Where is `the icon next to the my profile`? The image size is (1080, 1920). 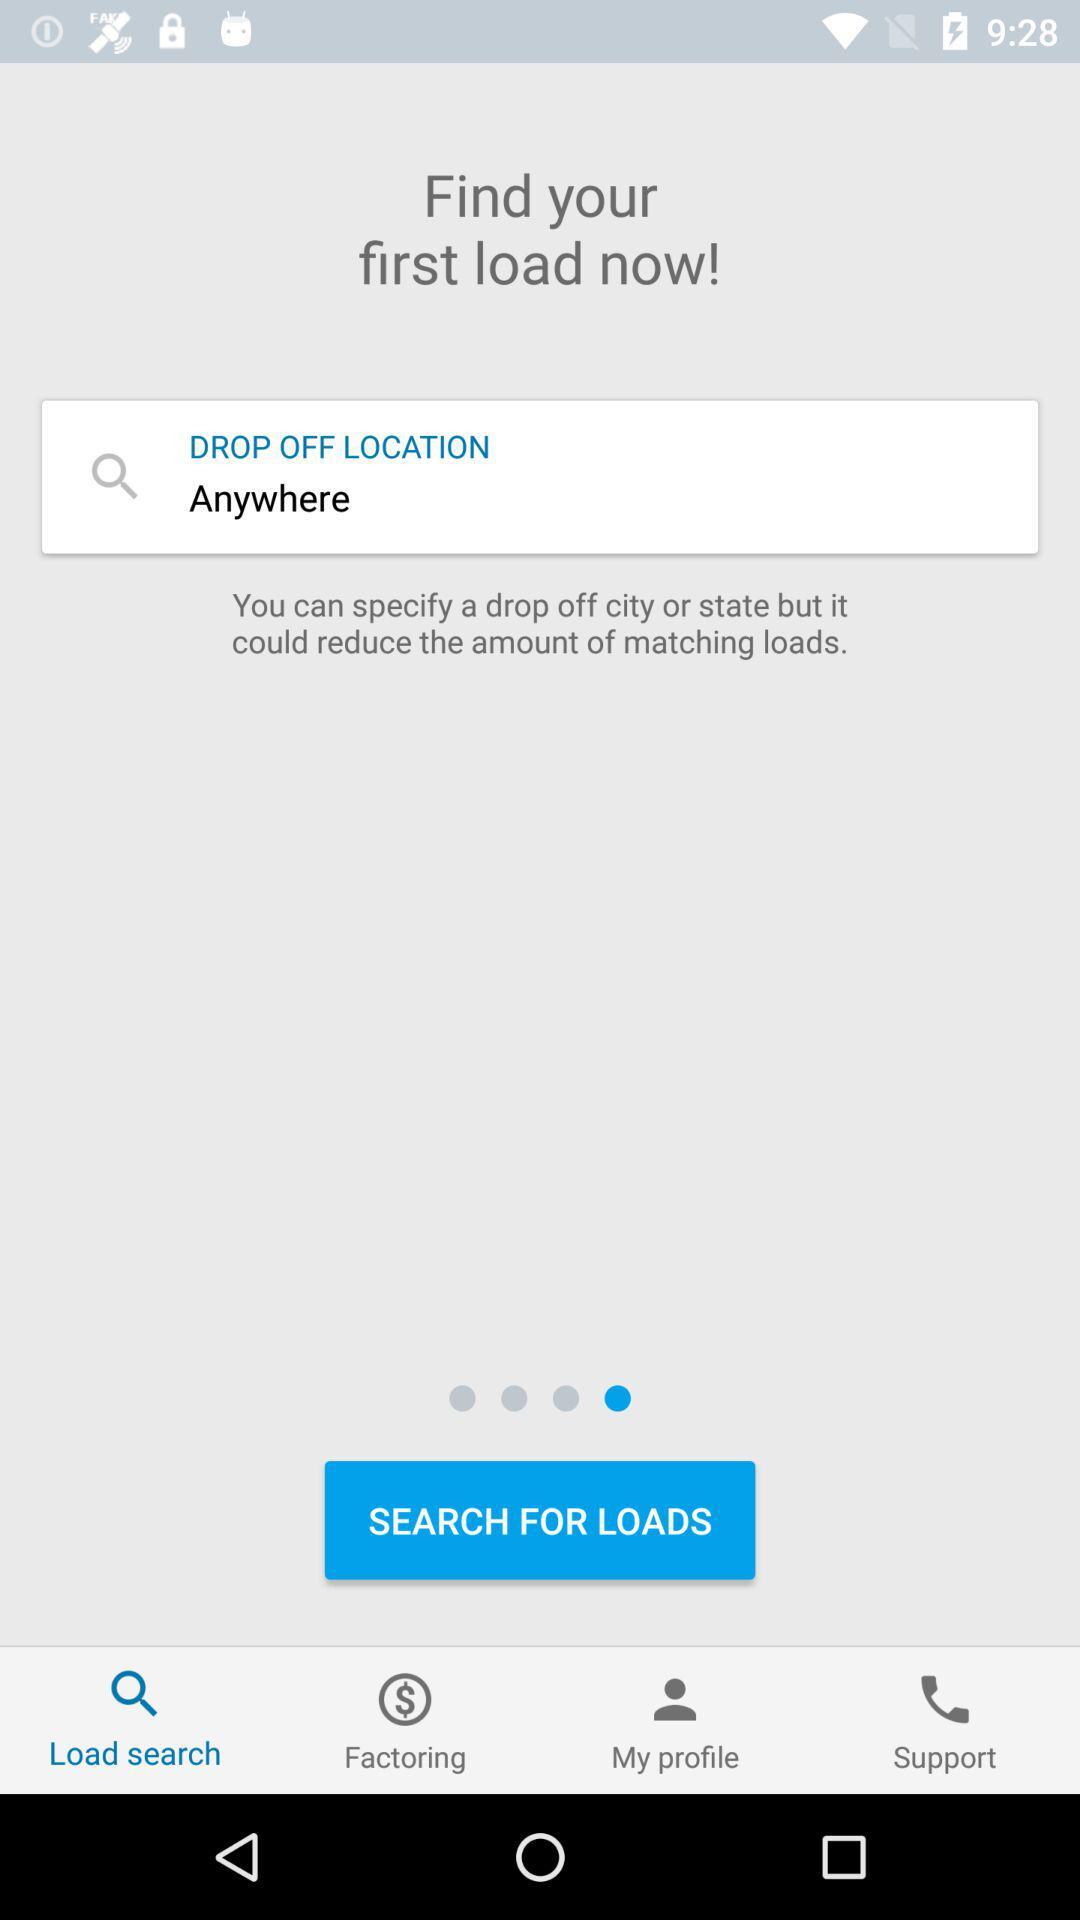 the icon next to the my profile is located at coordinates (405, 1719).